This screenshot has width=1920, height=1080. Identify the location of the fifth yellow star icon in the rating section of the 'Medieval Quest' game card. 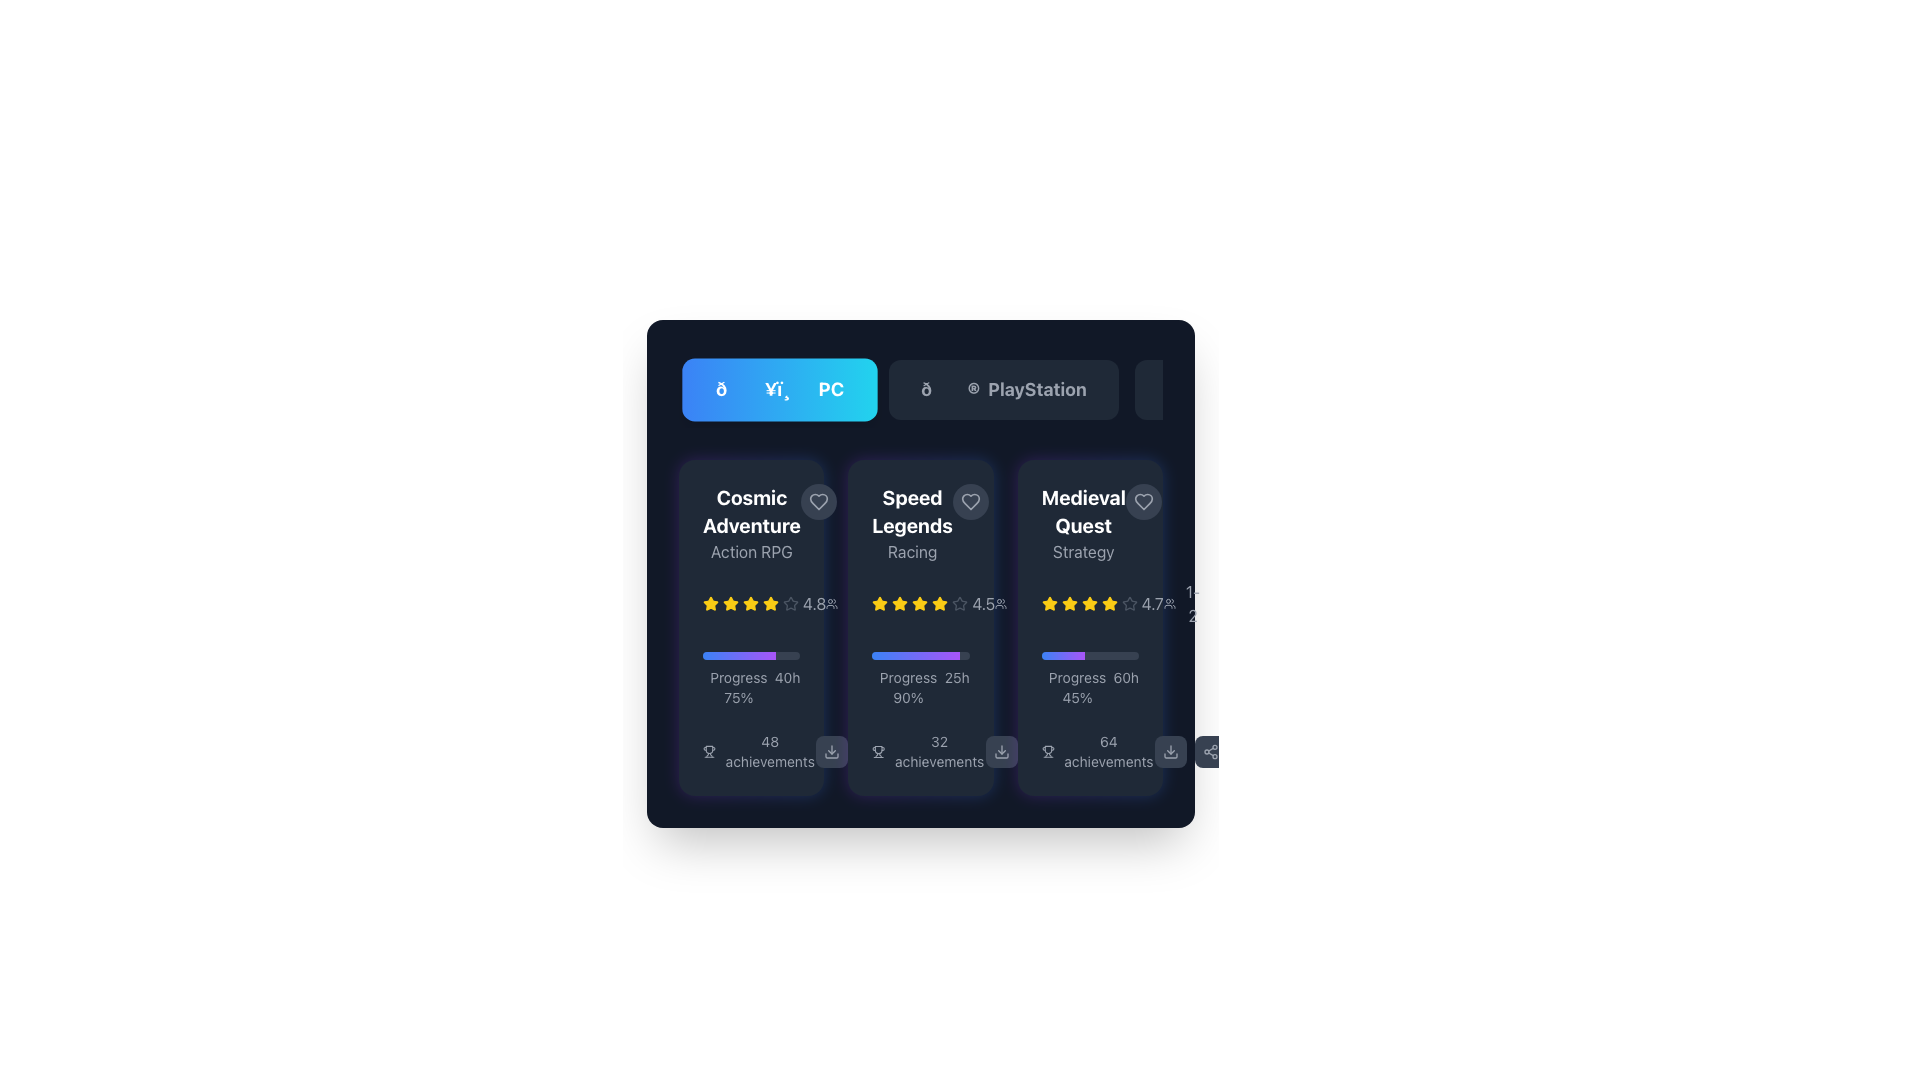
(1088, 603).